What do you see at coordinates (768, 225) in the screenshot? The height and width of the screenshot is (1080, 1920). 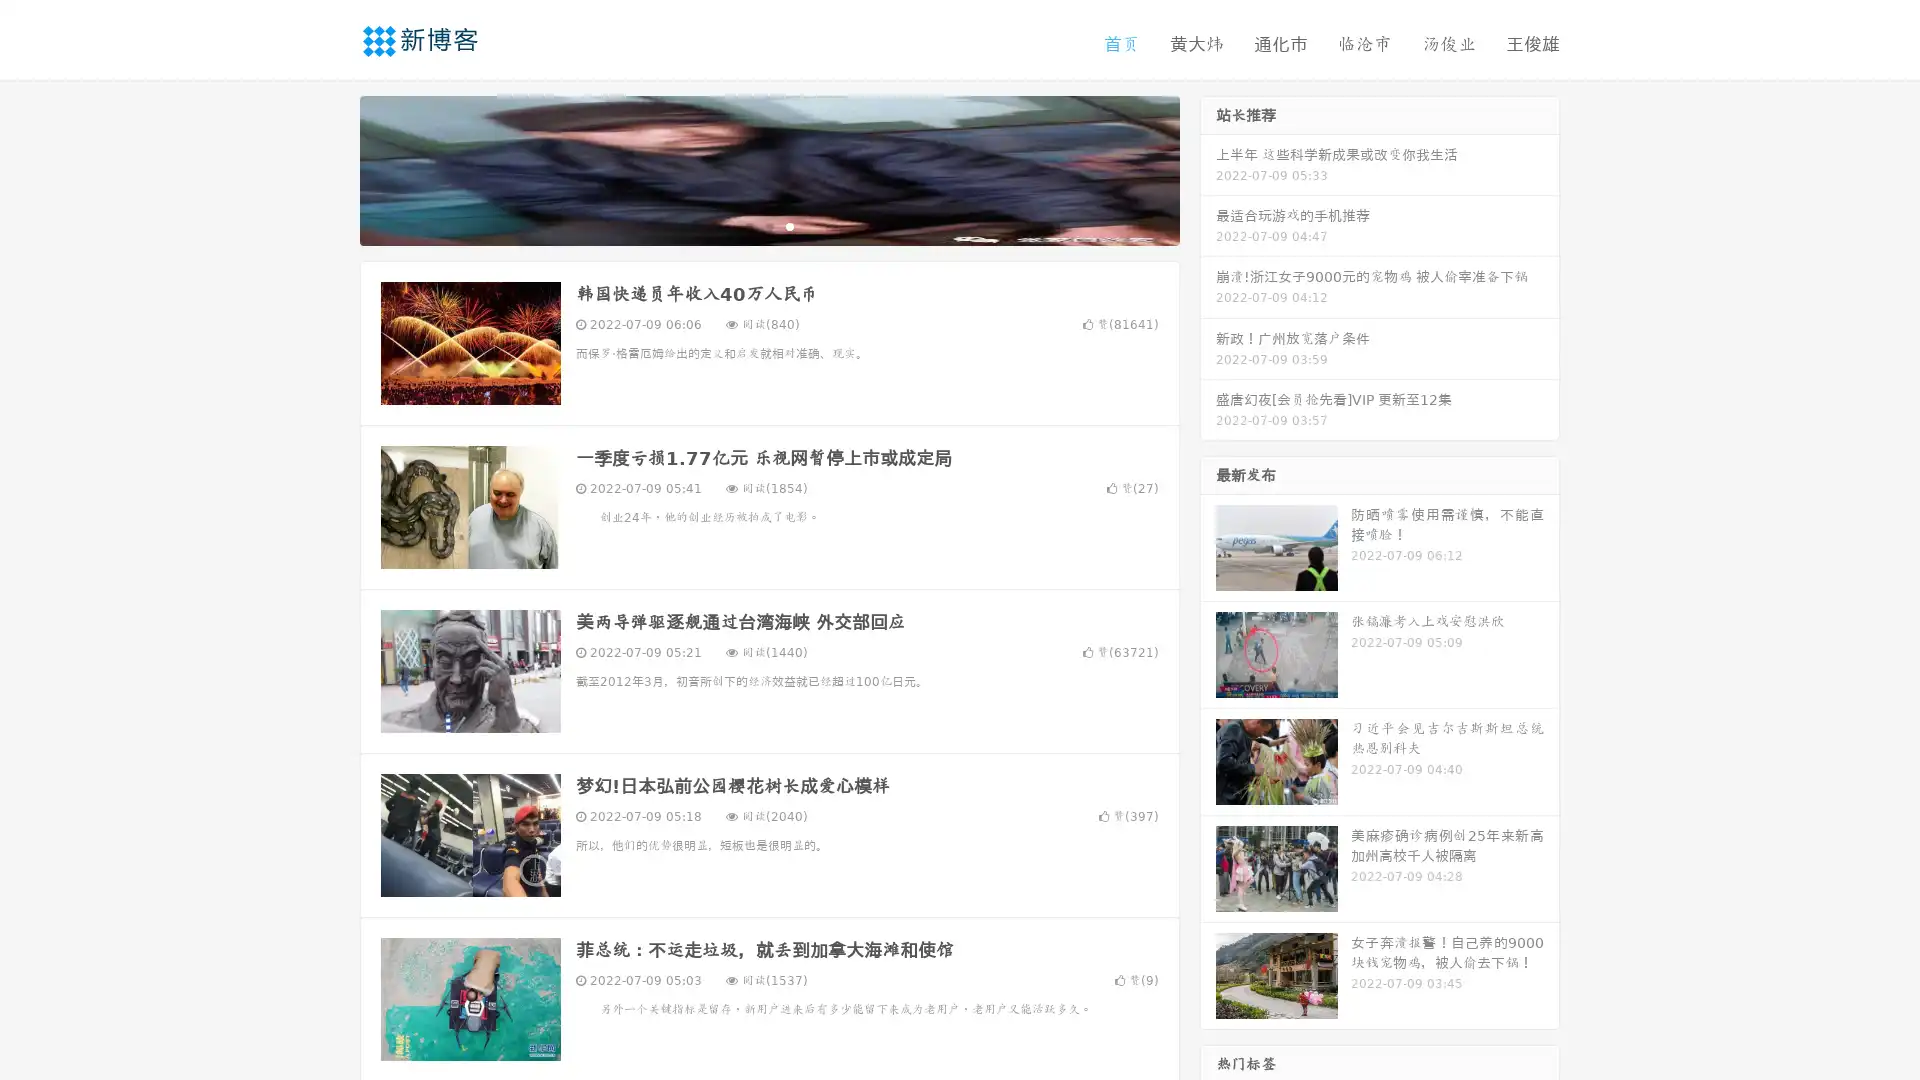 I see `Go to slide 2` at bounding box center [768, 225].